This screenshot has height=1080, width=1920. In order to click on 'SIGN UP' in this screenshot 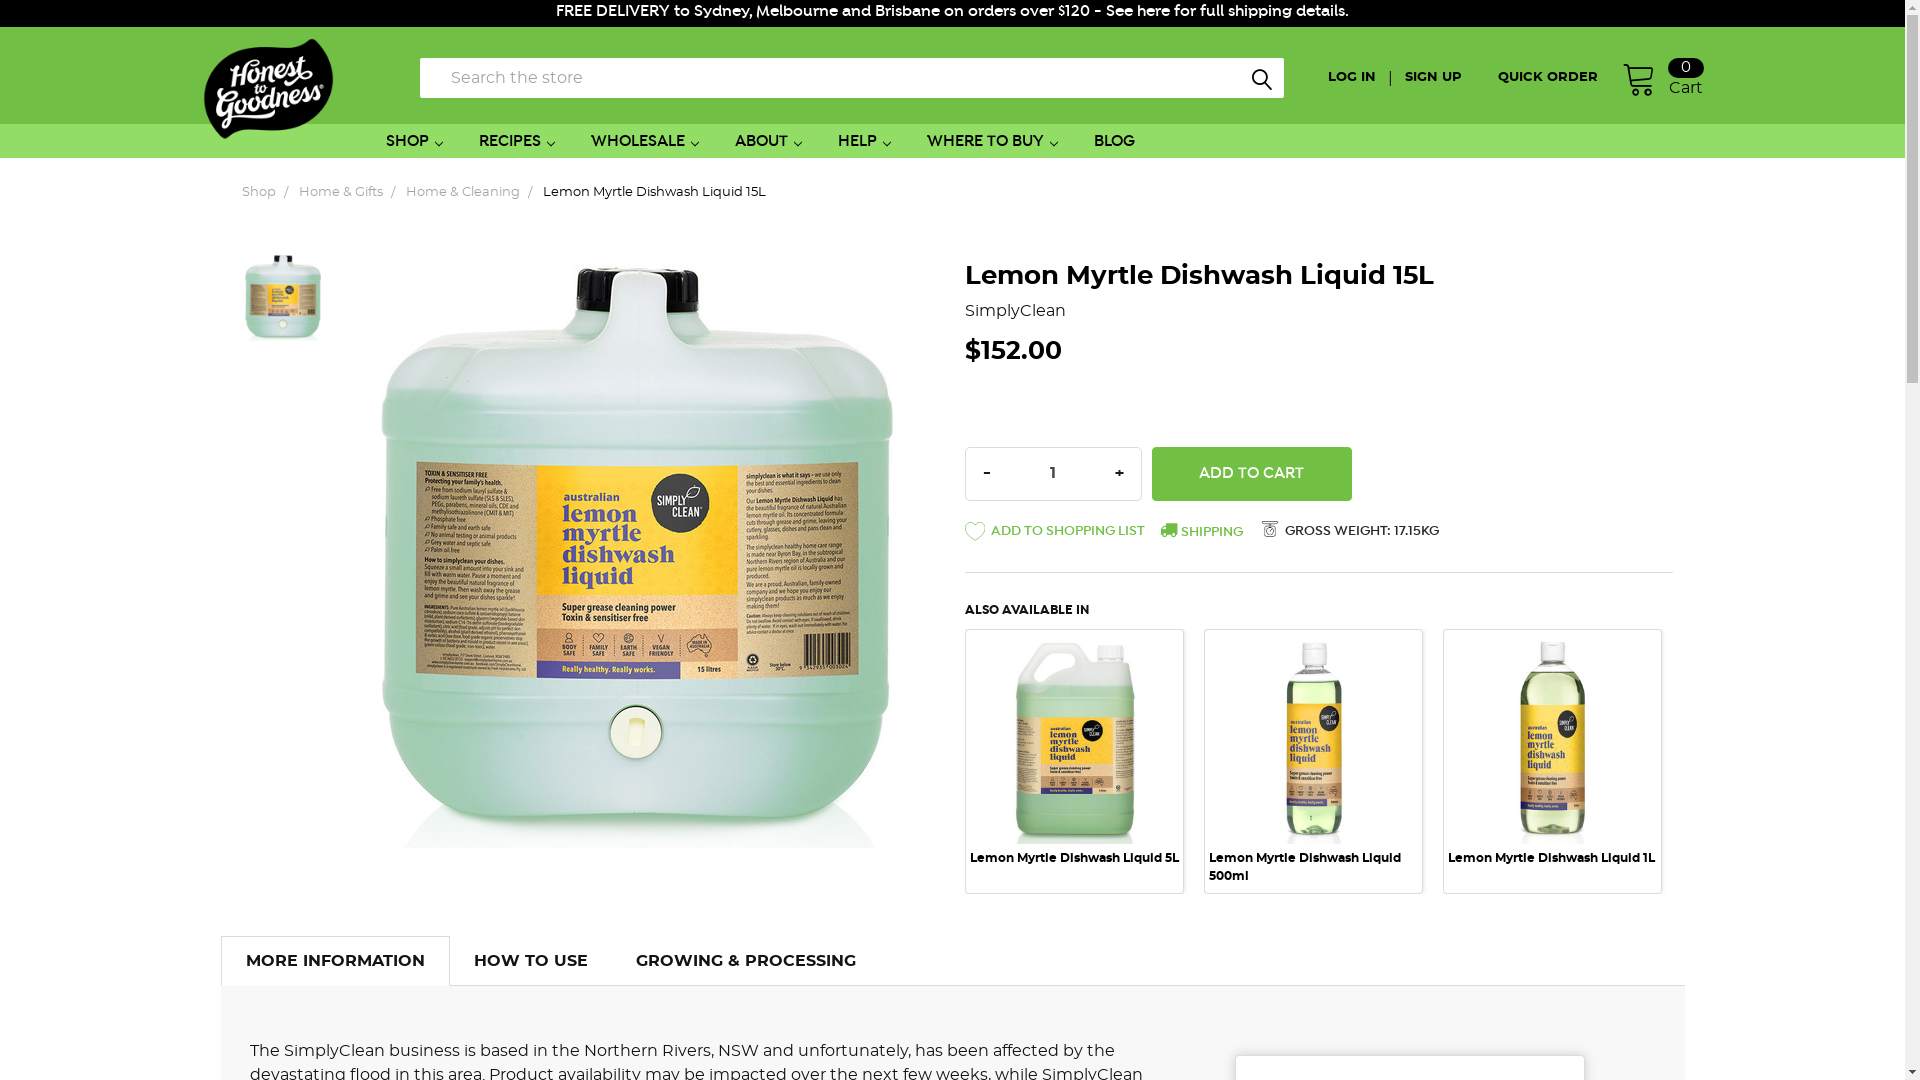, I will do `click(1391, 77)`.